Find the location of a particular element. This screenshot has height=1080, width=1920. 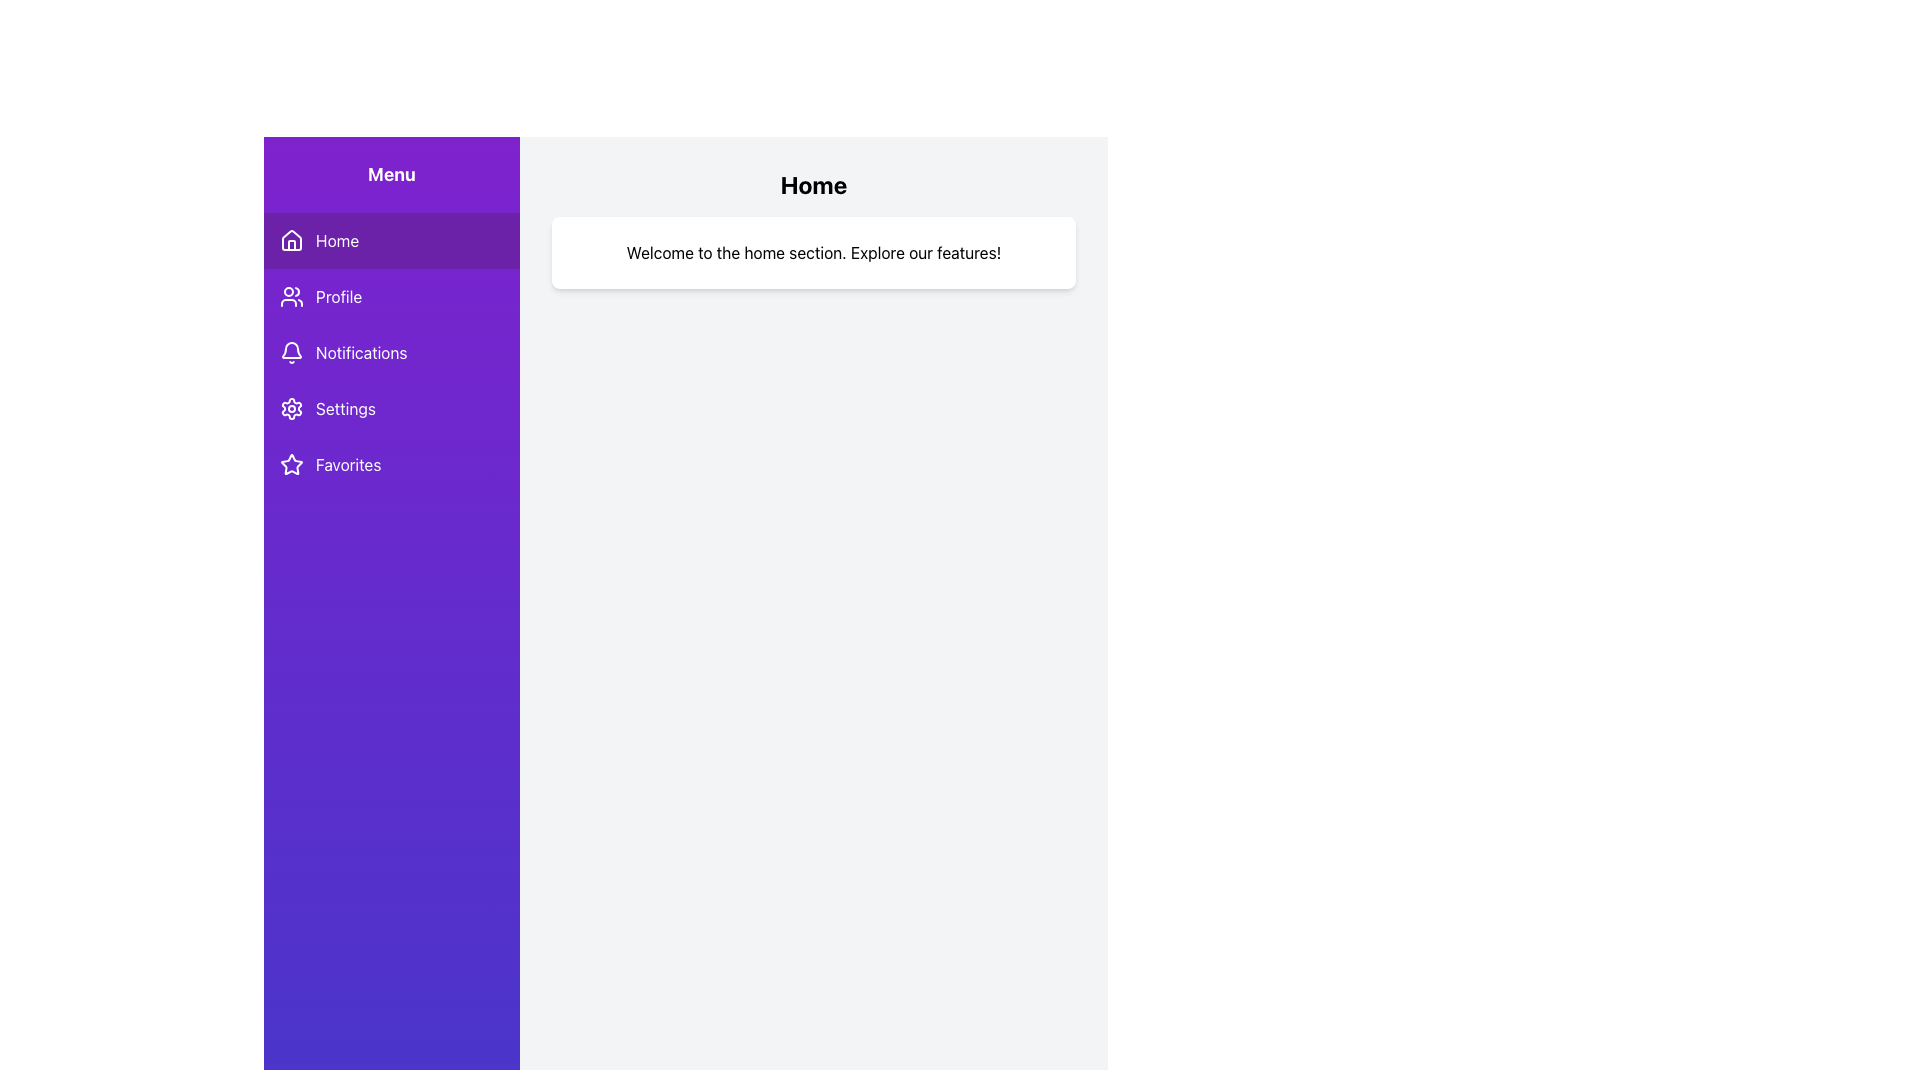

the star icon located in the sidebar menu, which serves as the visual indicator for the 'Favorites' section, positioned to the left of the 'Favorites' menu item is located at coordinates (291, 464).